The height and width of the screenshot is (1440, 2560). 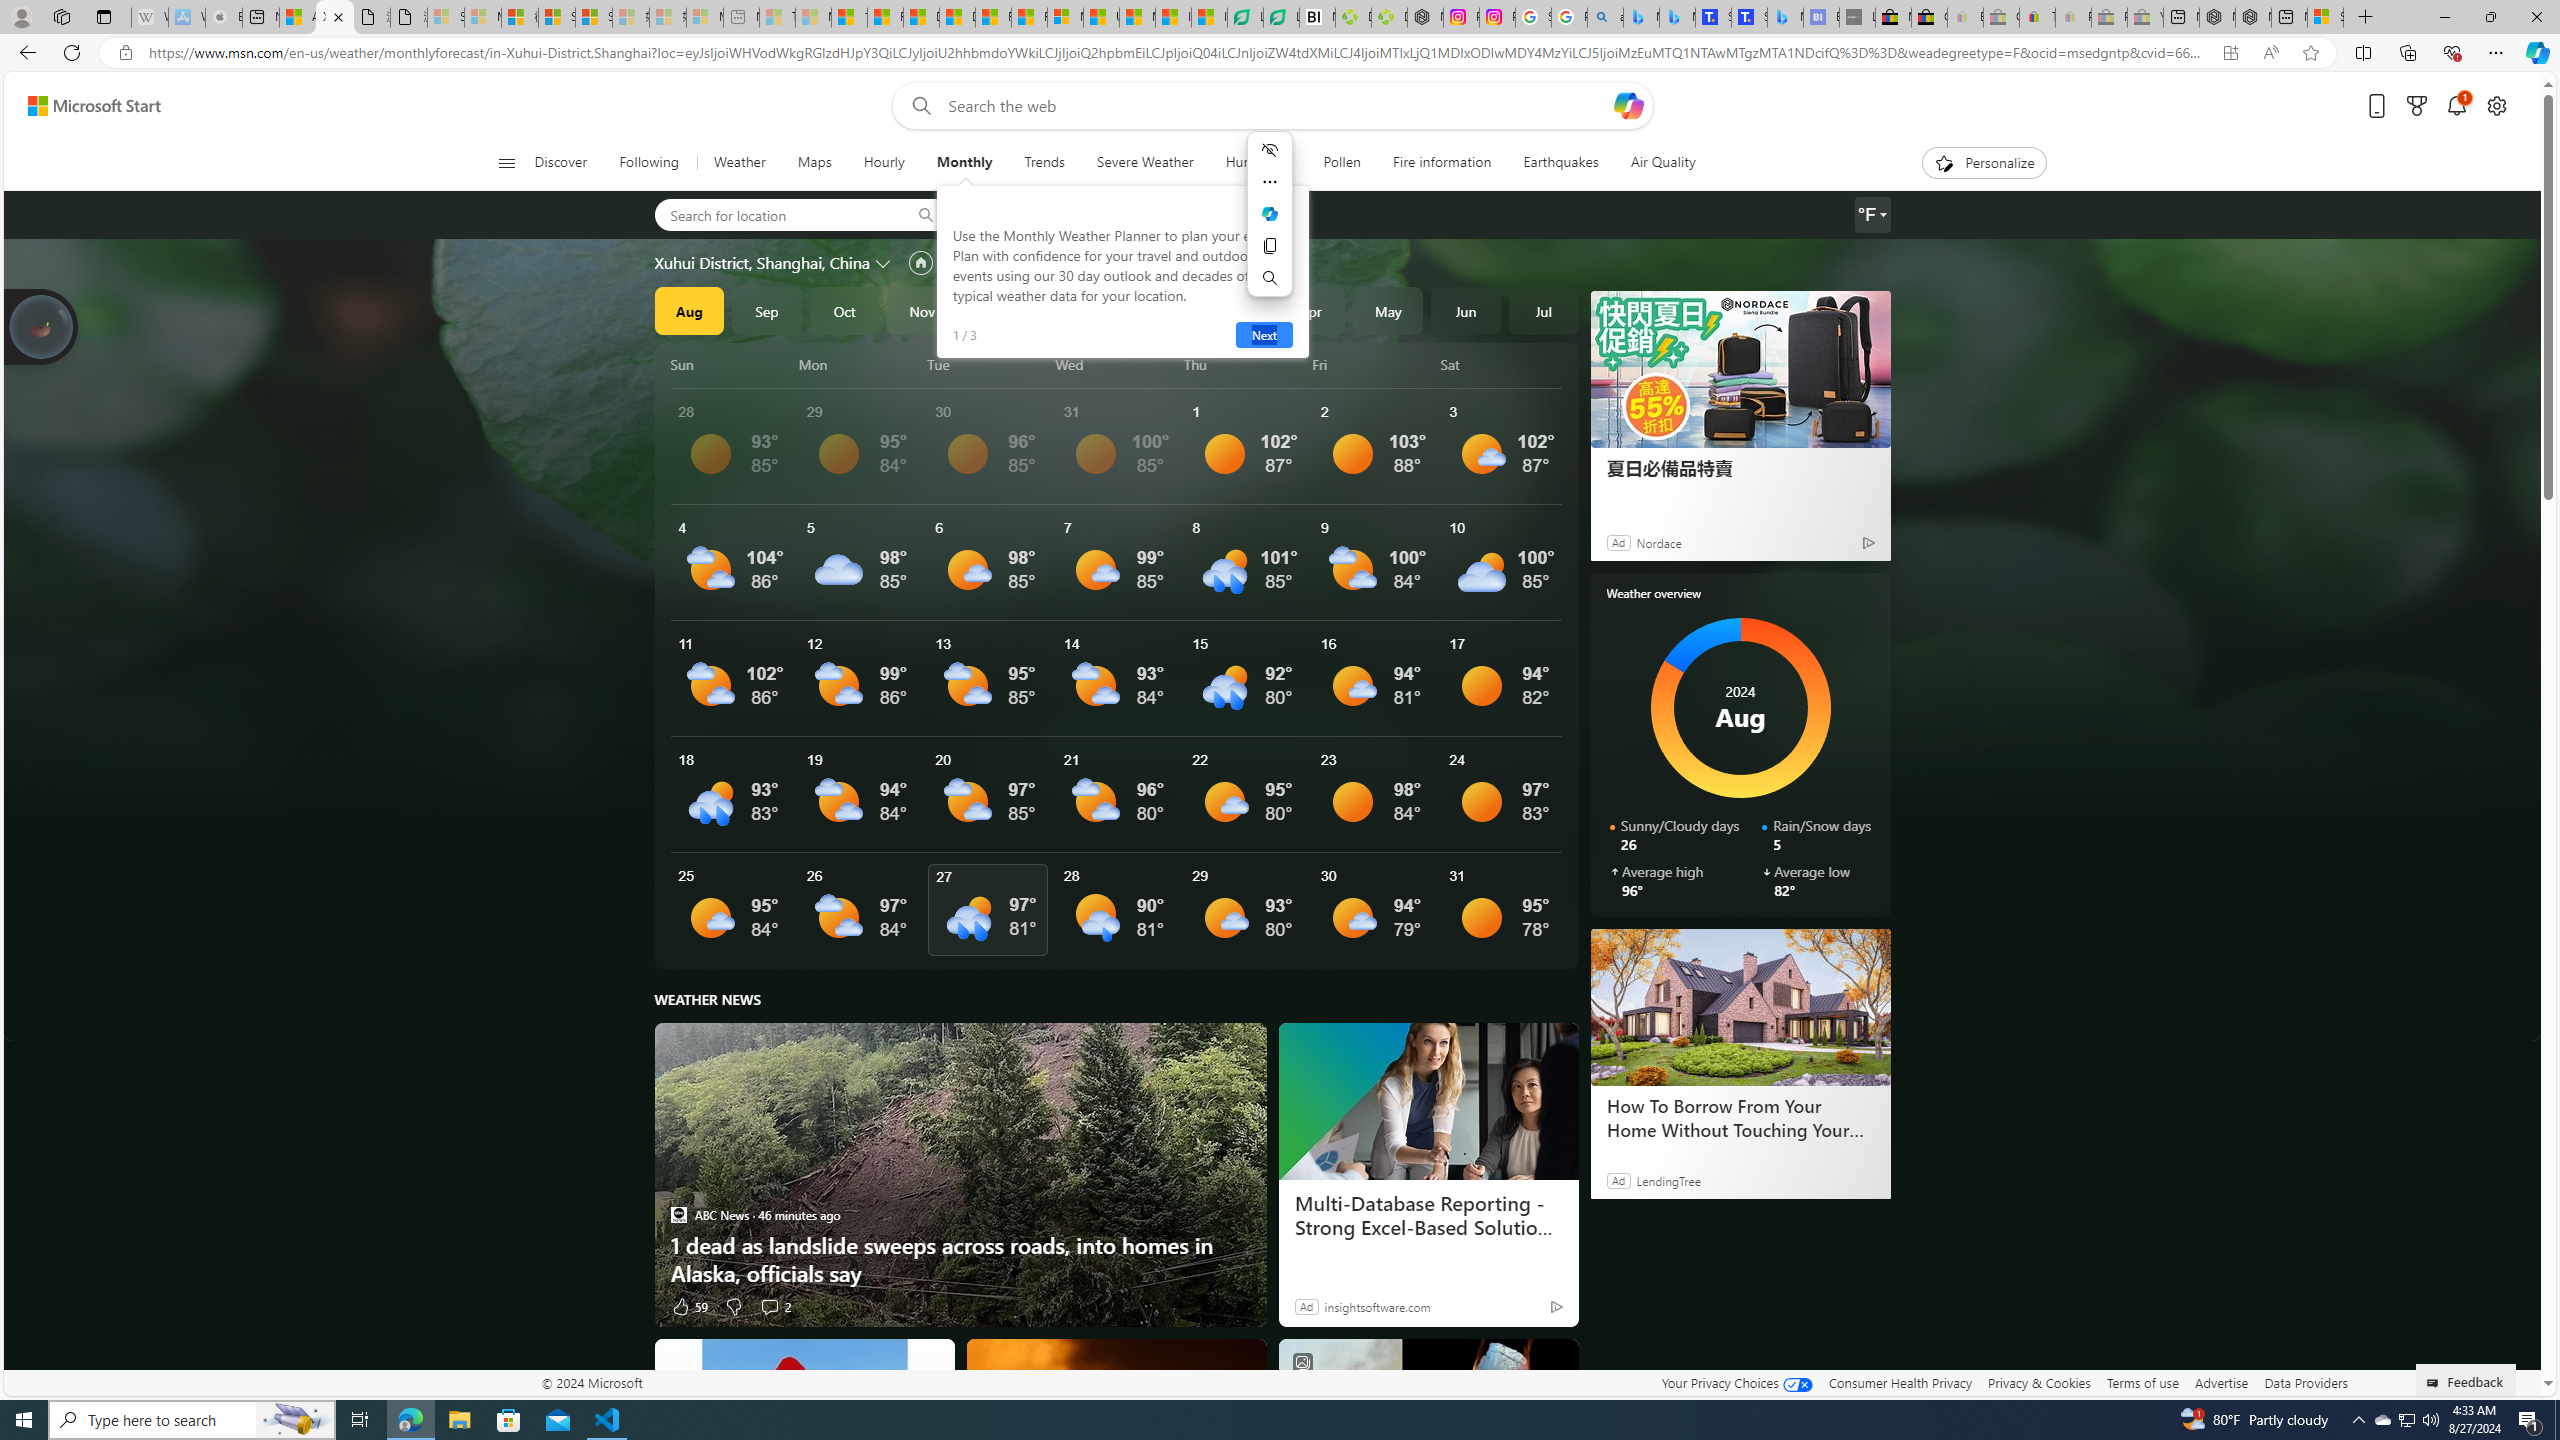 What do you see at coordinates (2416, 106) in the screenshot?
I see `'Microsoft rewards'` at bounding box center [2416, 106].